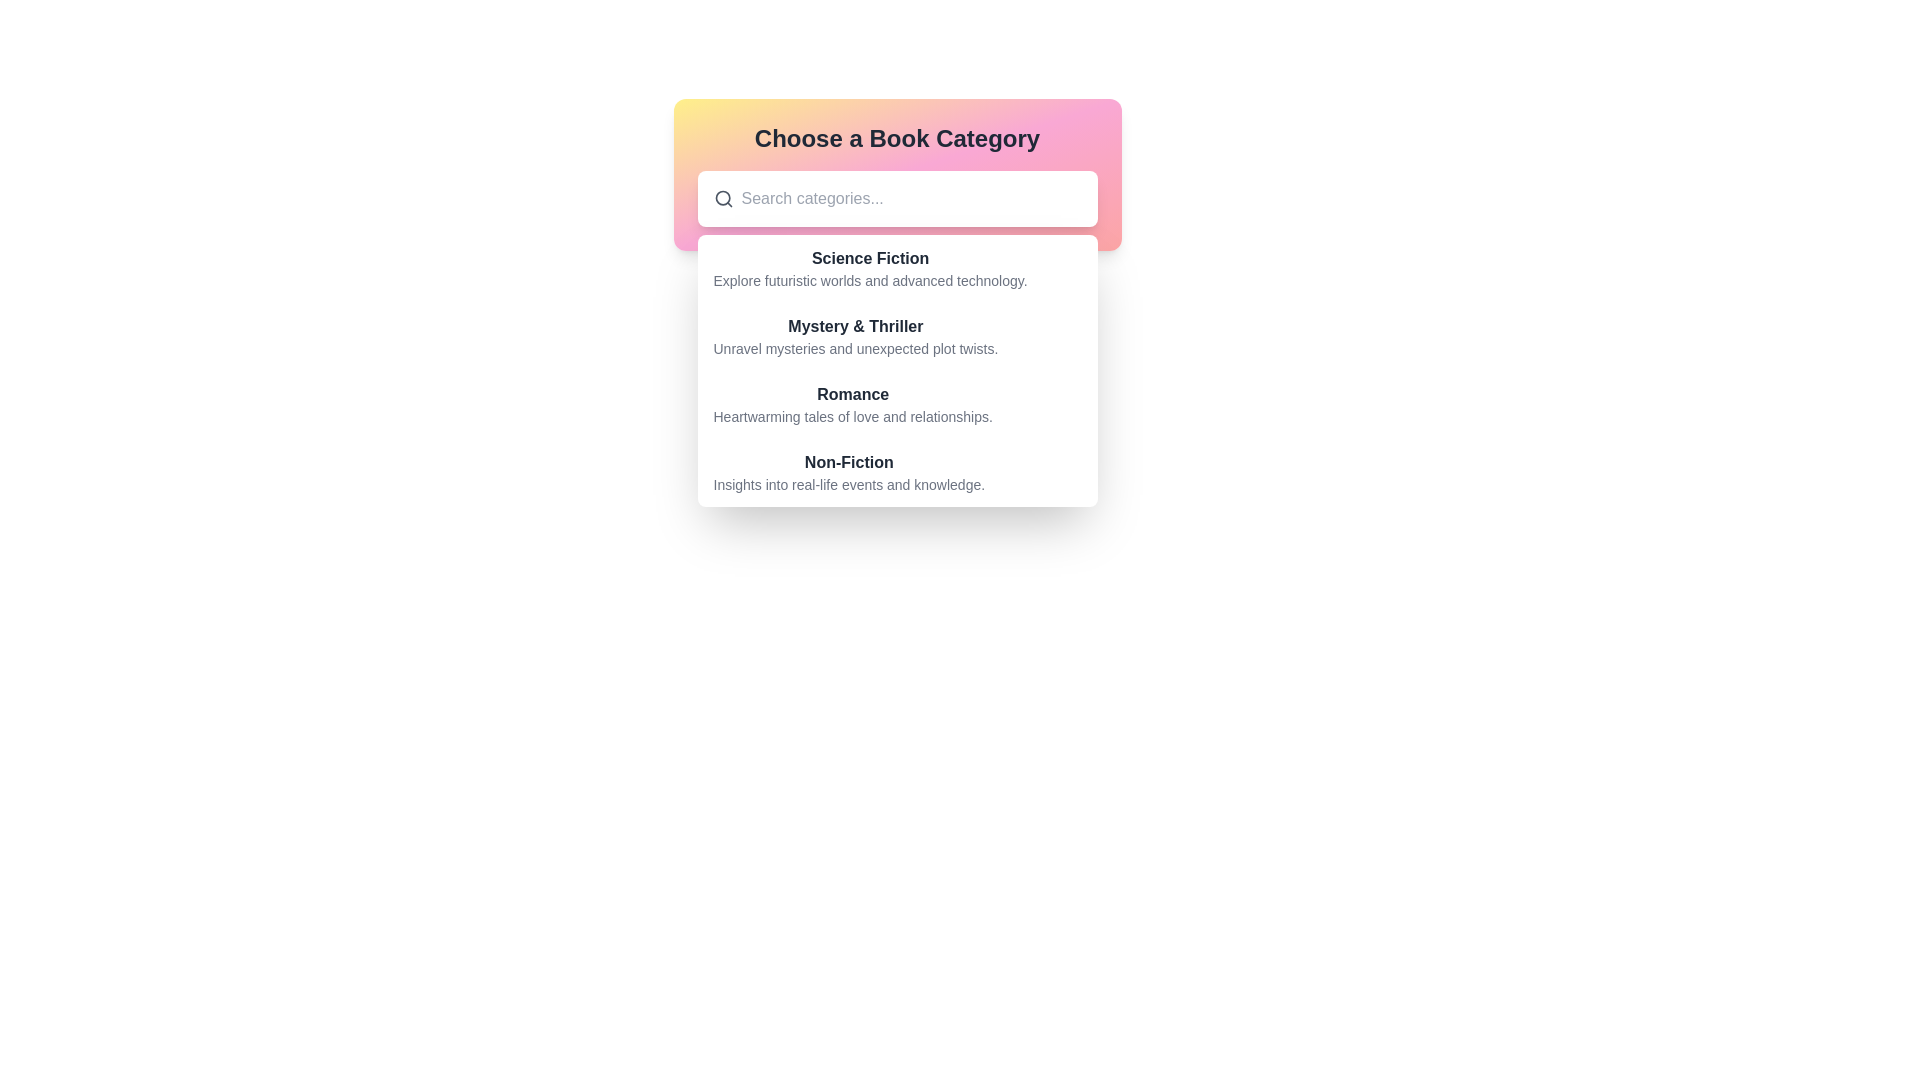 This screenshot has width=1920, height=1080. I want to click on the circular icon representing the lens component of the magnifying glass, located inside the search field under the headline 'Choose a Book Category', so click(721, 198).